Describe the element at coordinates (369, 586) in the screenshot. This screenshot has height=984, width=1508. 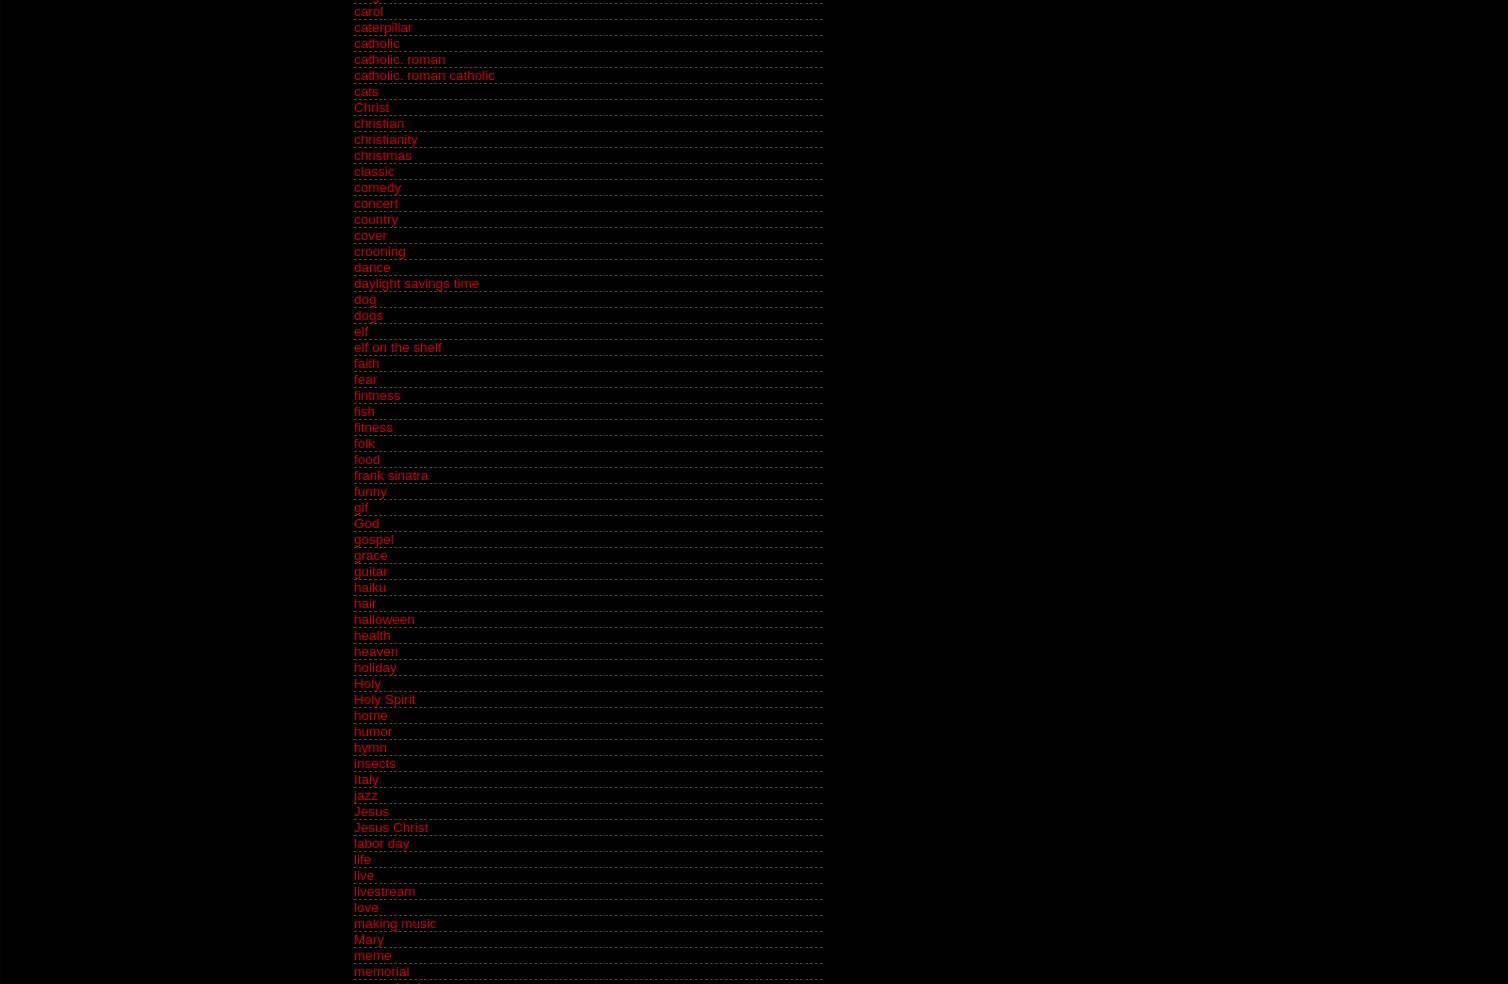
I see `'haiku'` at that location.